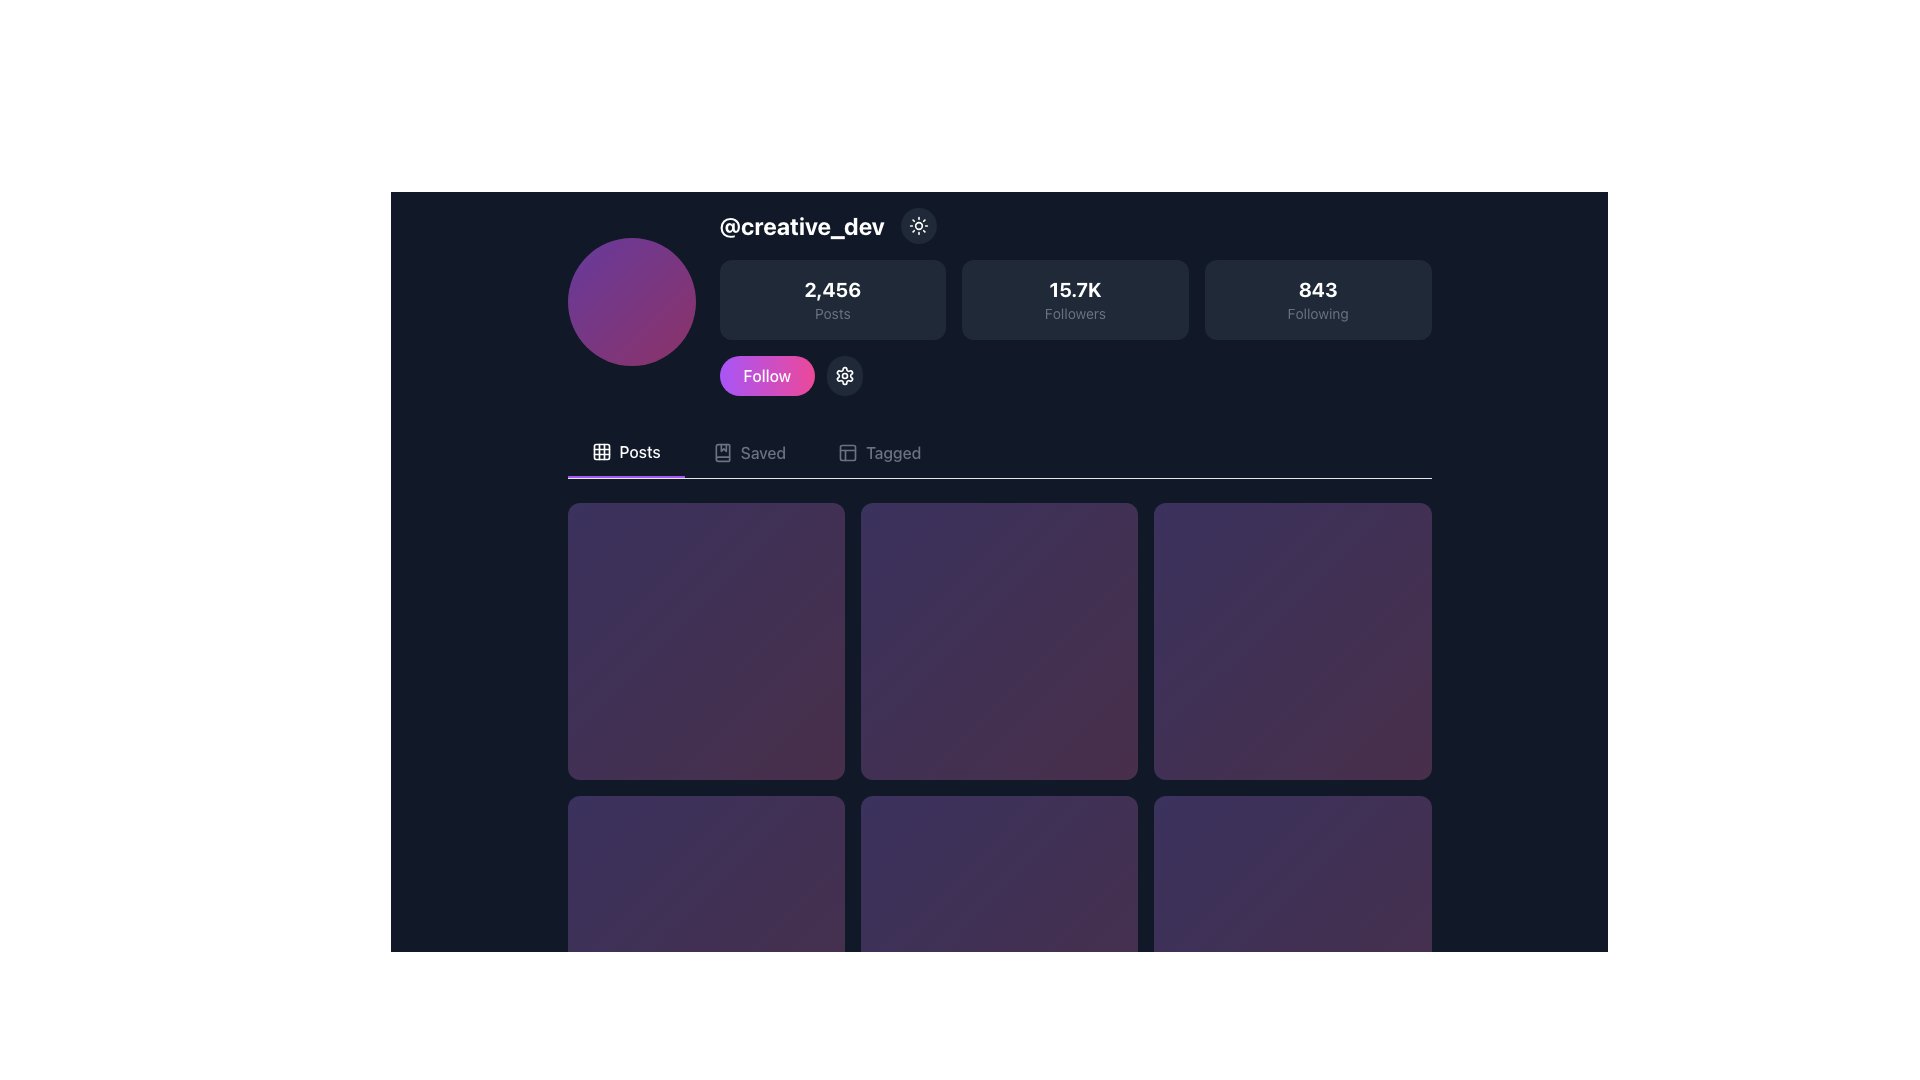  What do you see at coordinates (917, 225) in the screenshot?
I see `the circular sun icon with a dark theme located near the top right of the interface, next to the username display` at bounding box center [917, 225].